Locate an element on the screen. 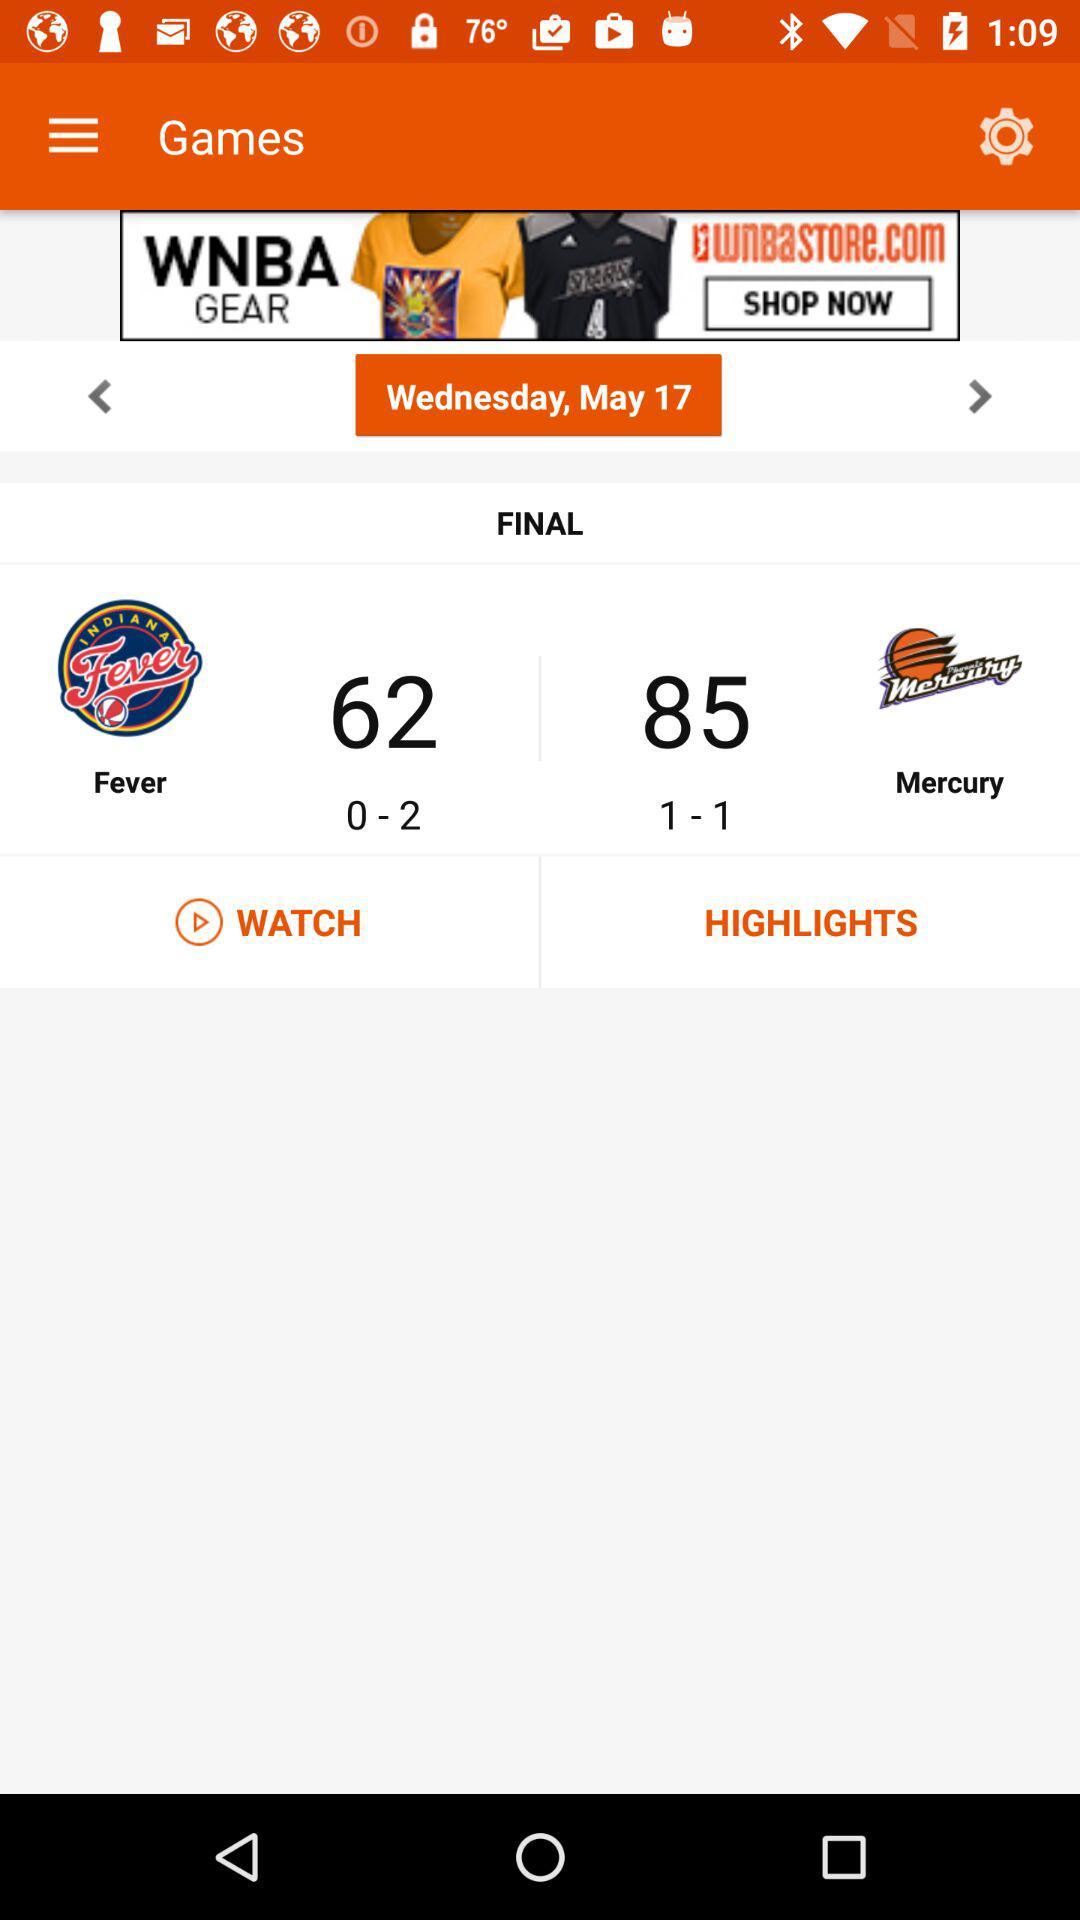 Image resolution: width=1080 pixels, height=1920 pixels. the advertisement is located at coordinates (540, 274).